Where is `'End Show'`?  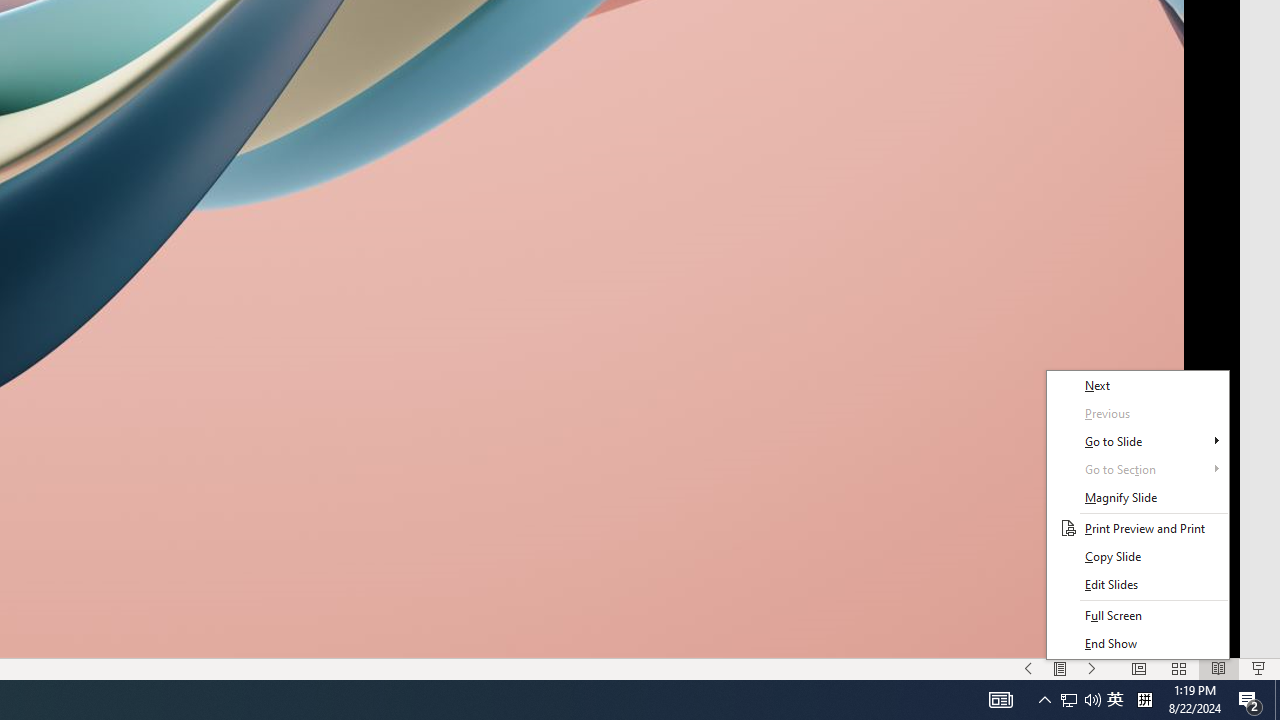 'End Show' is located at coordinates (1137, 644).